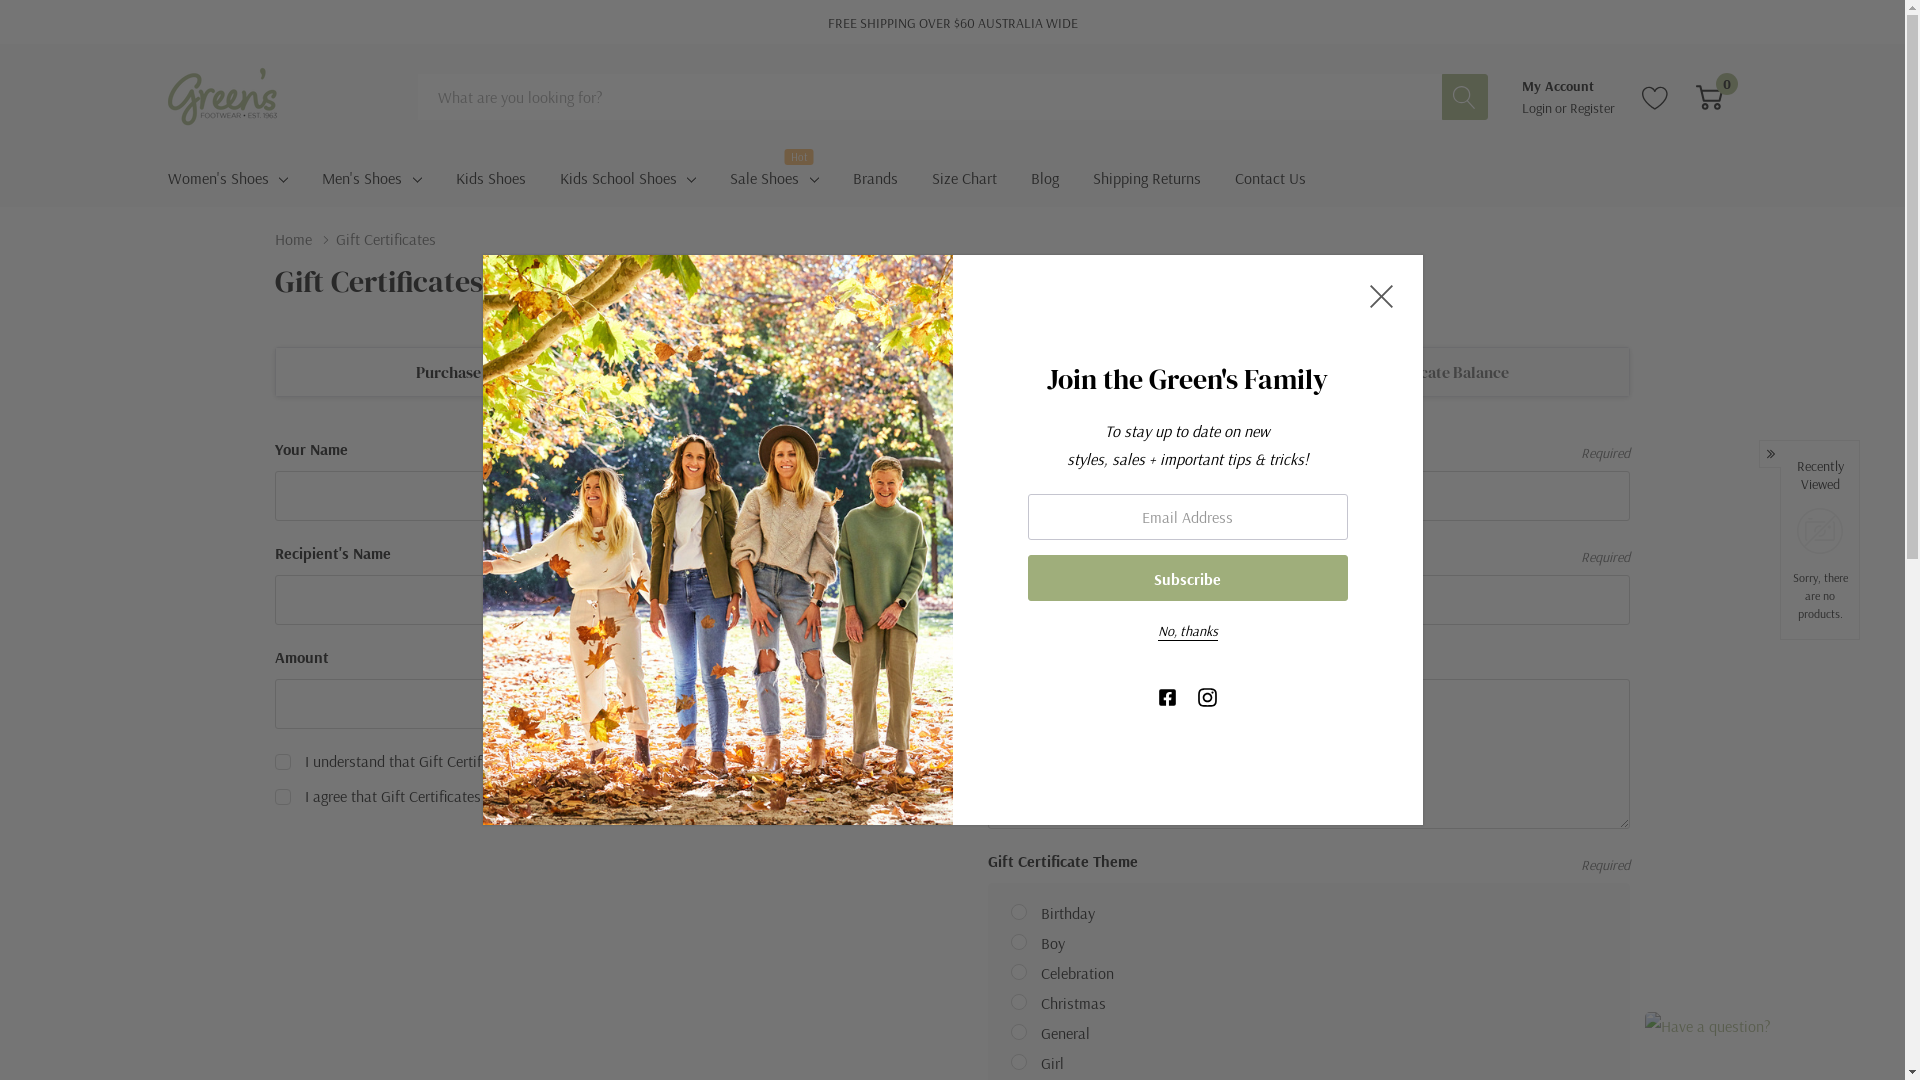  What do you see at coordinates (304, 238) in the screenshot?
I see `'Home'` at bounding box center [304, 238].